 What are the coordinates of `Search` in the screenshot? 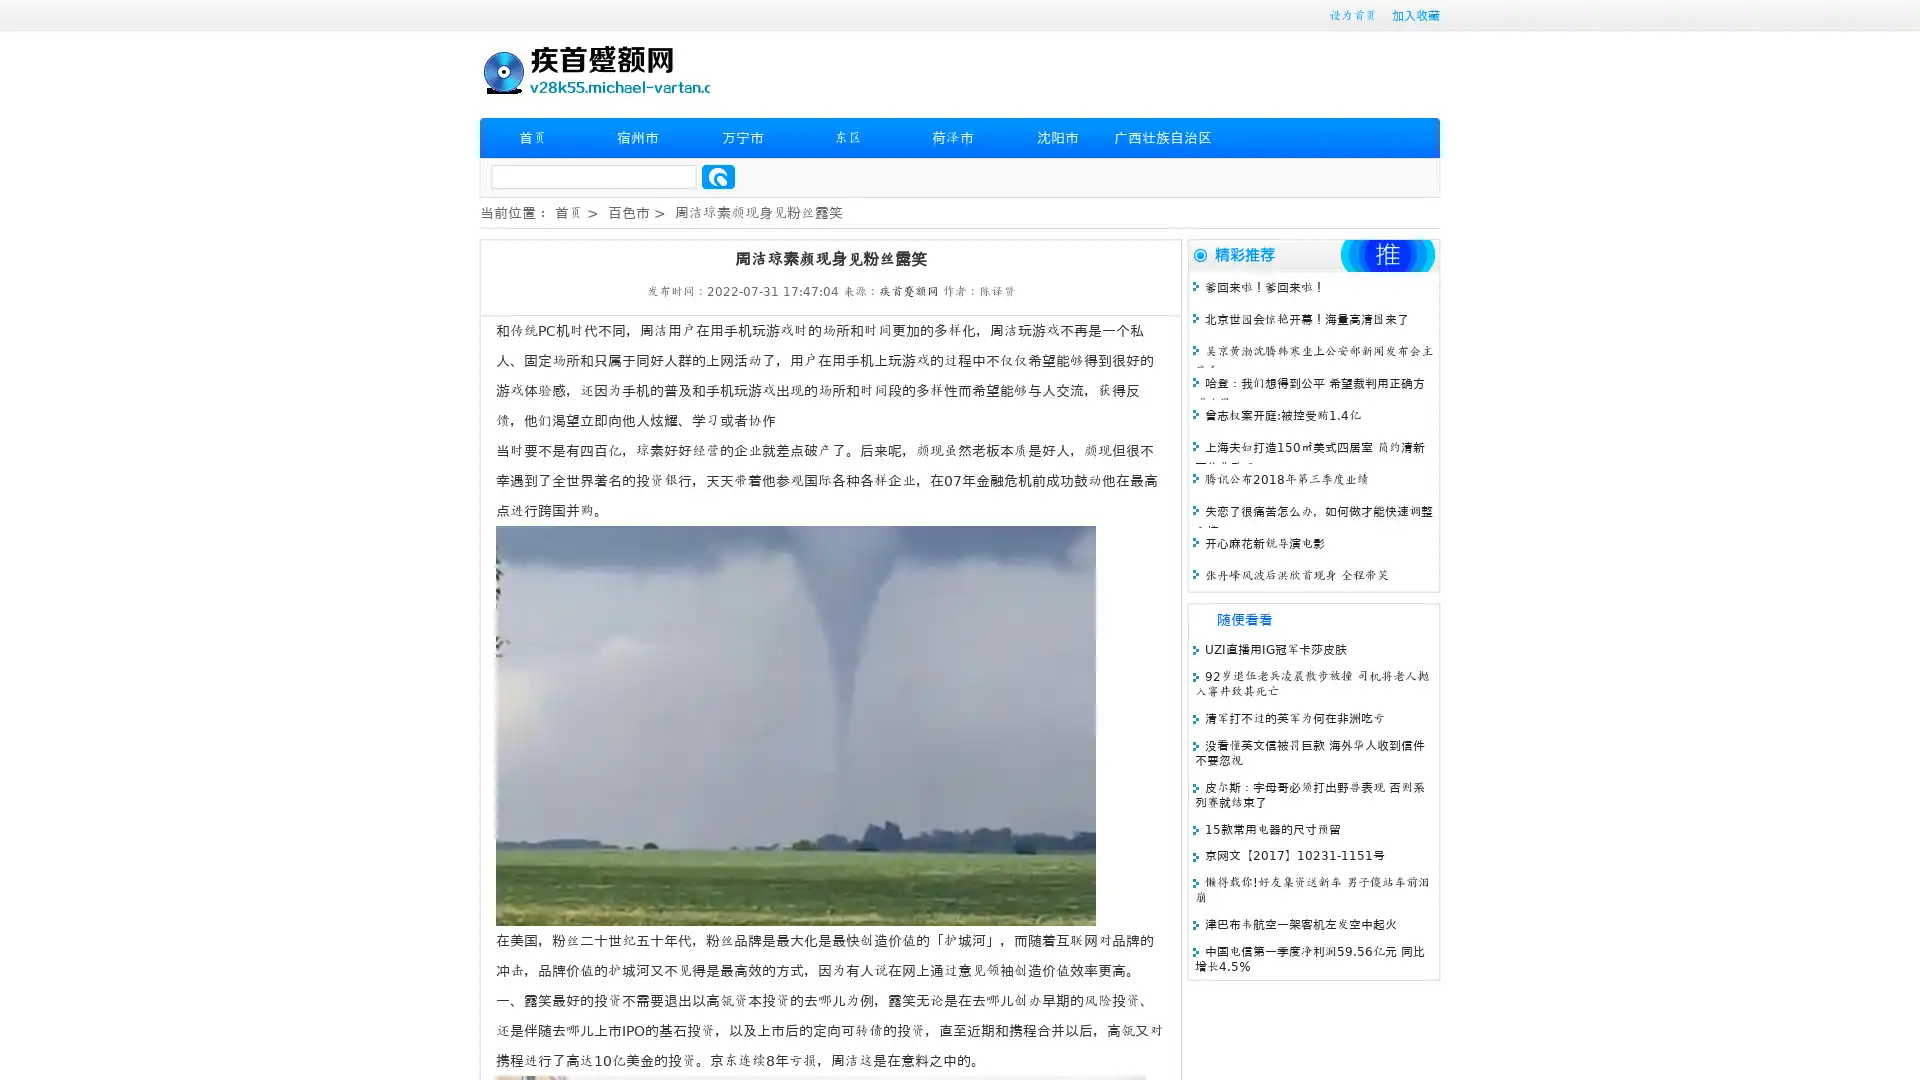 It's located at (718, 176).